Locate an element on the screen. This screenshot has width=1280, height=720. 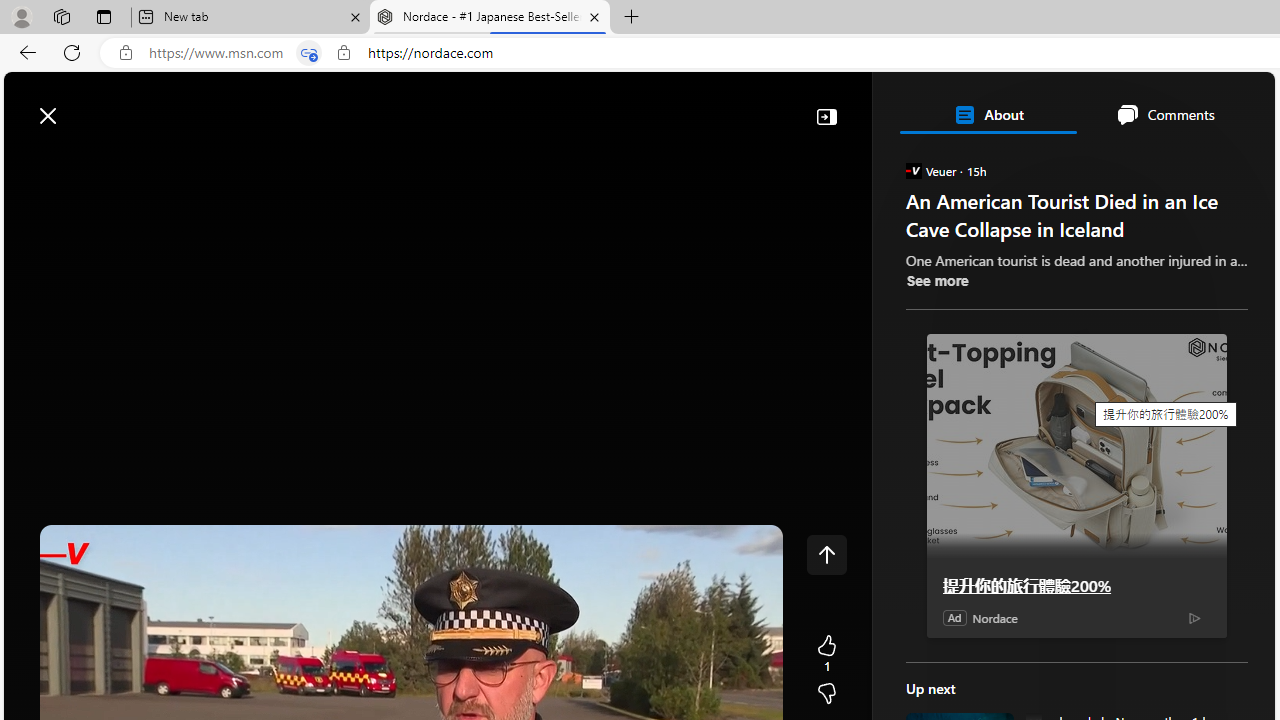
'Tabs in split screen' is located at coordinates (308, 52).